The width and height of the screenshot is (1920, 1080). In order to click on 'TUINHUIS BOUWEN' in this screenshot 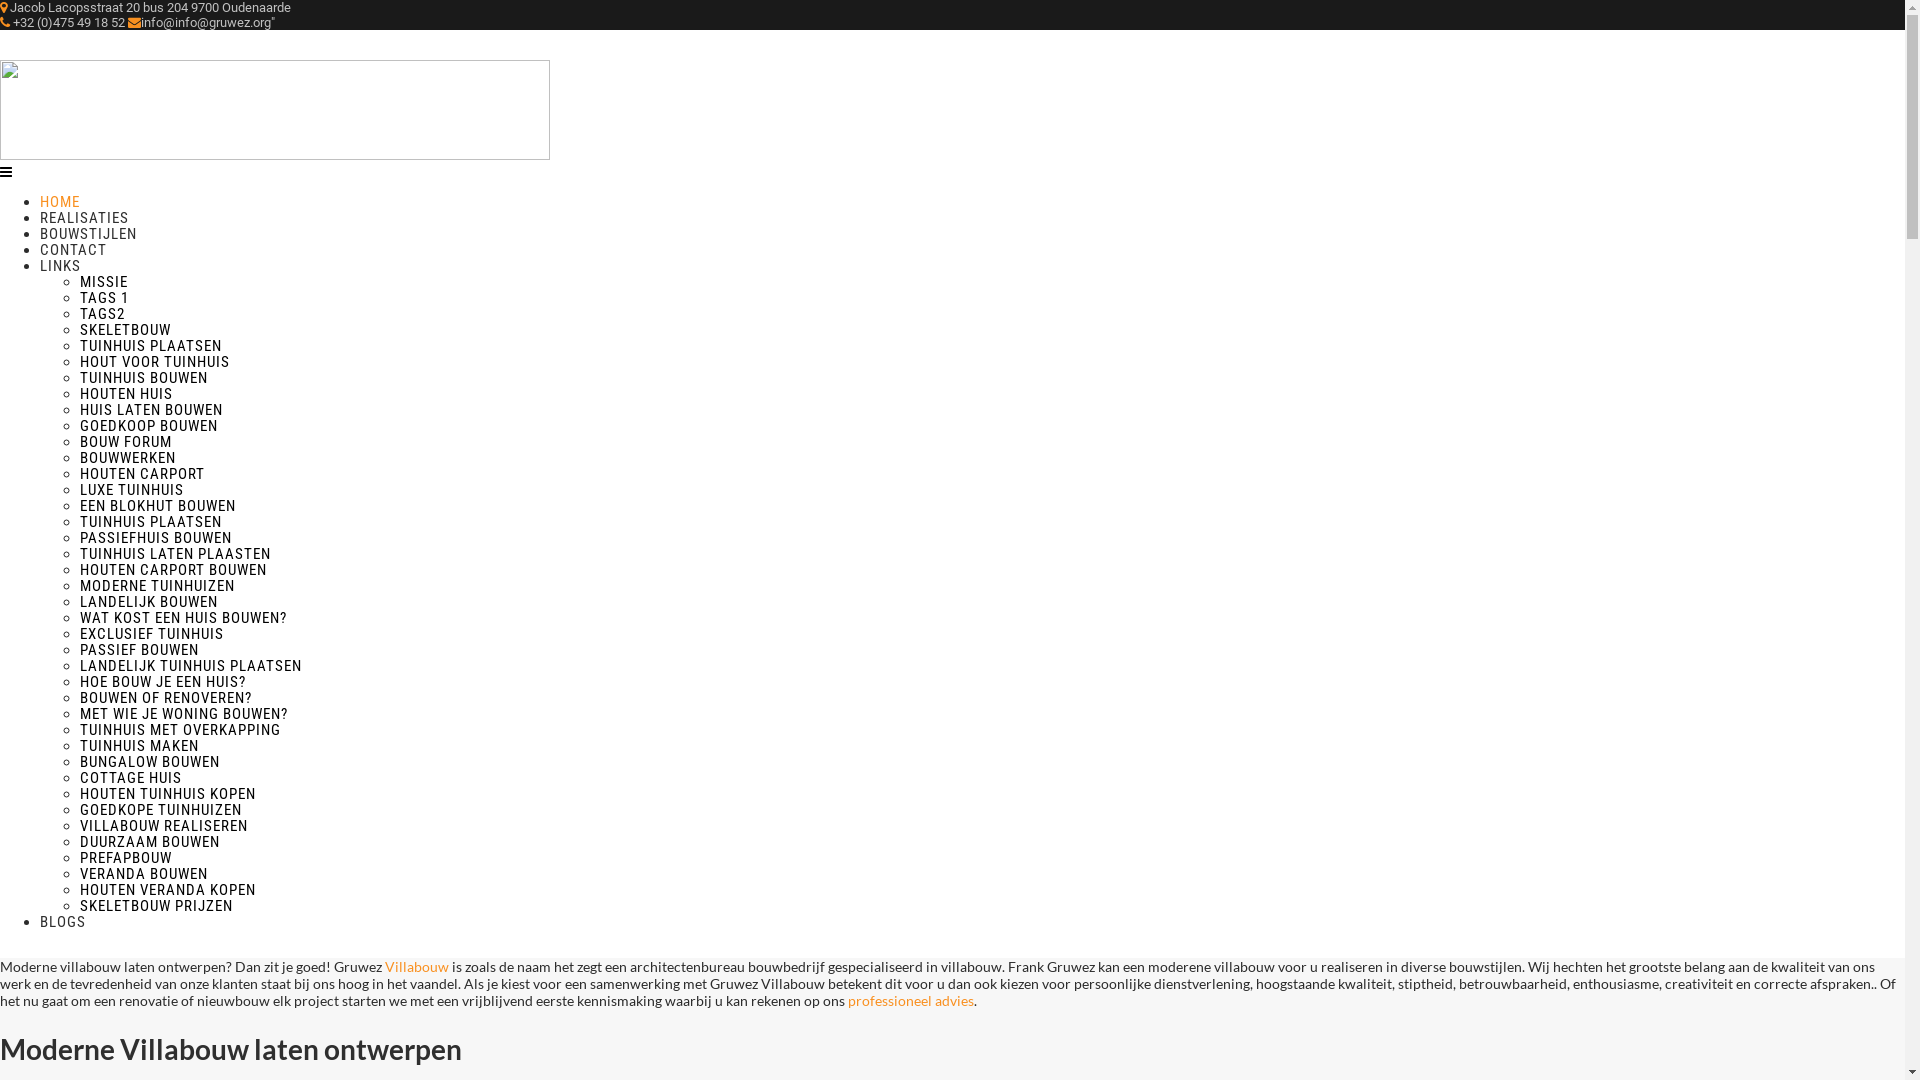, I will do `click(143, 378)`.